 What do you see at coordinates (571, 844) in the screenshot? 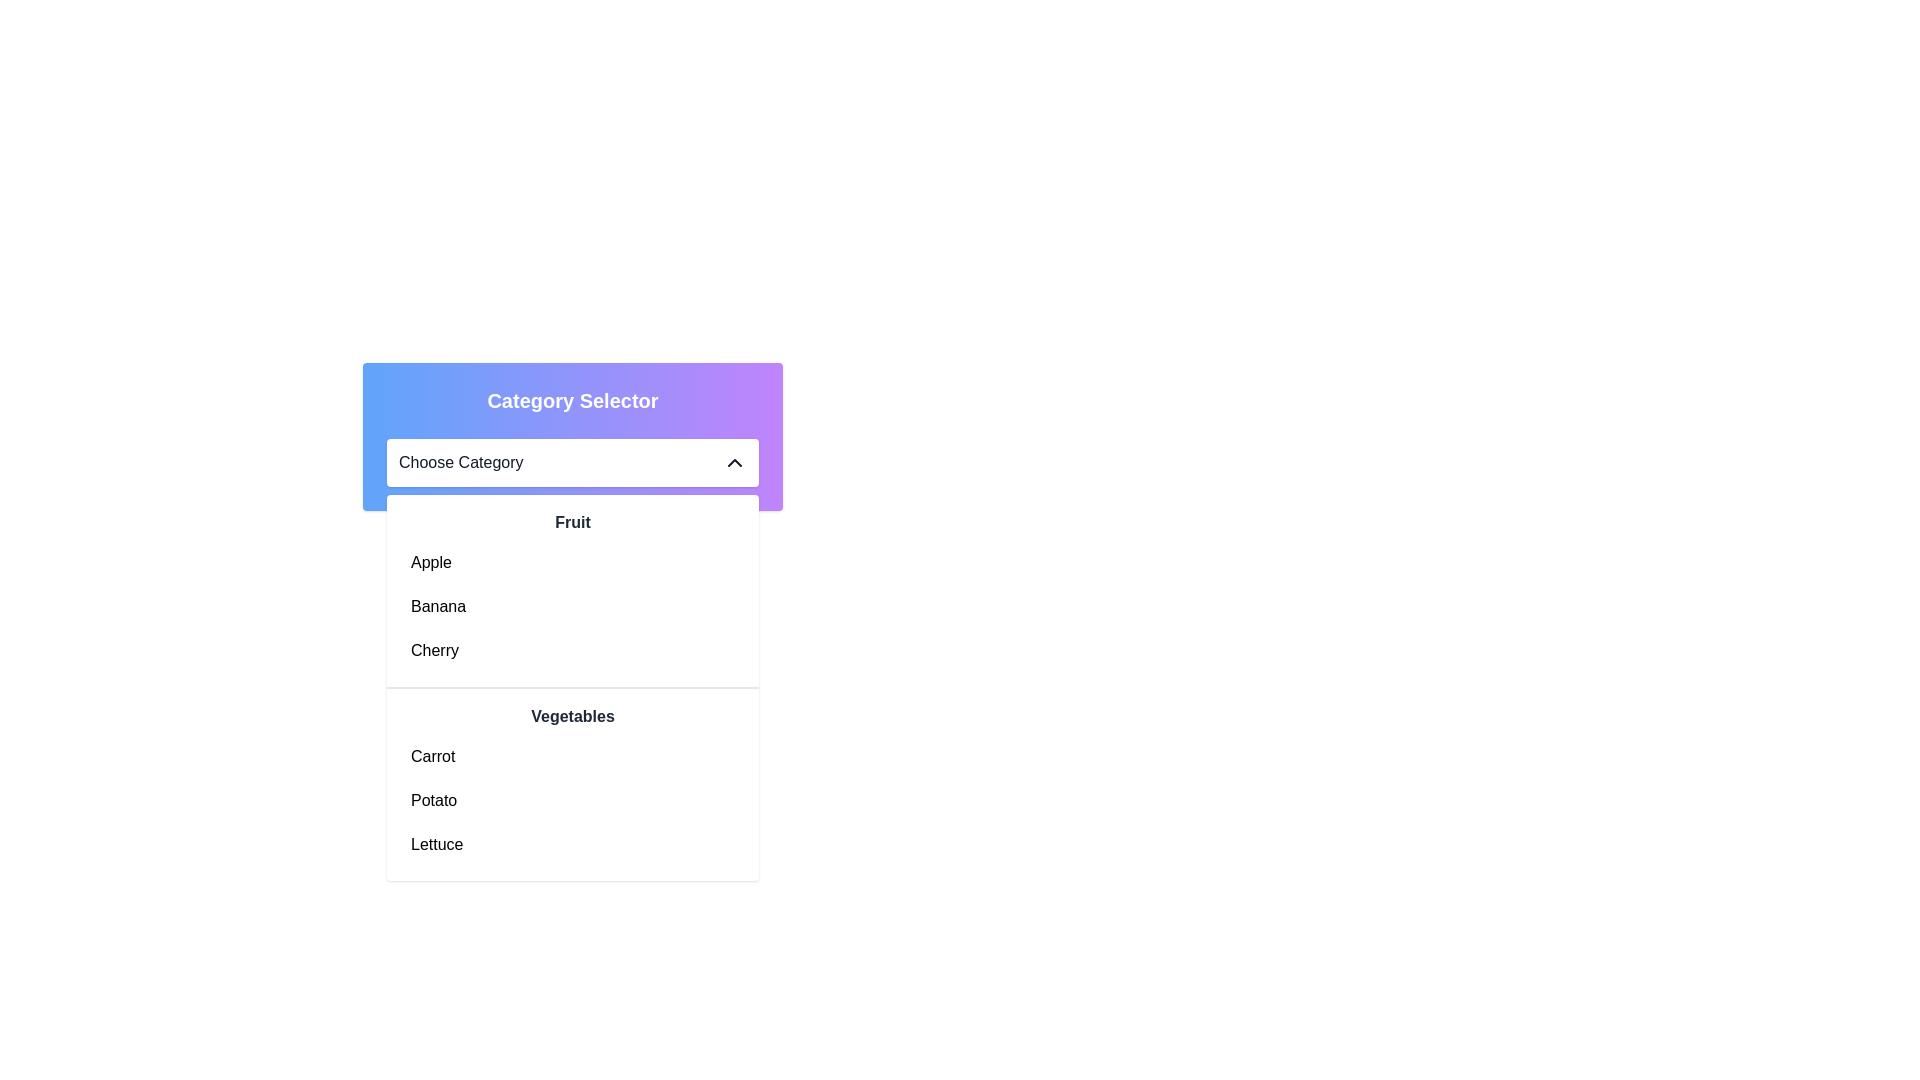
I see `to select the 'Lettuce' option in the menu list under the 'Vegetables' category` at bounding box center [571, 844].